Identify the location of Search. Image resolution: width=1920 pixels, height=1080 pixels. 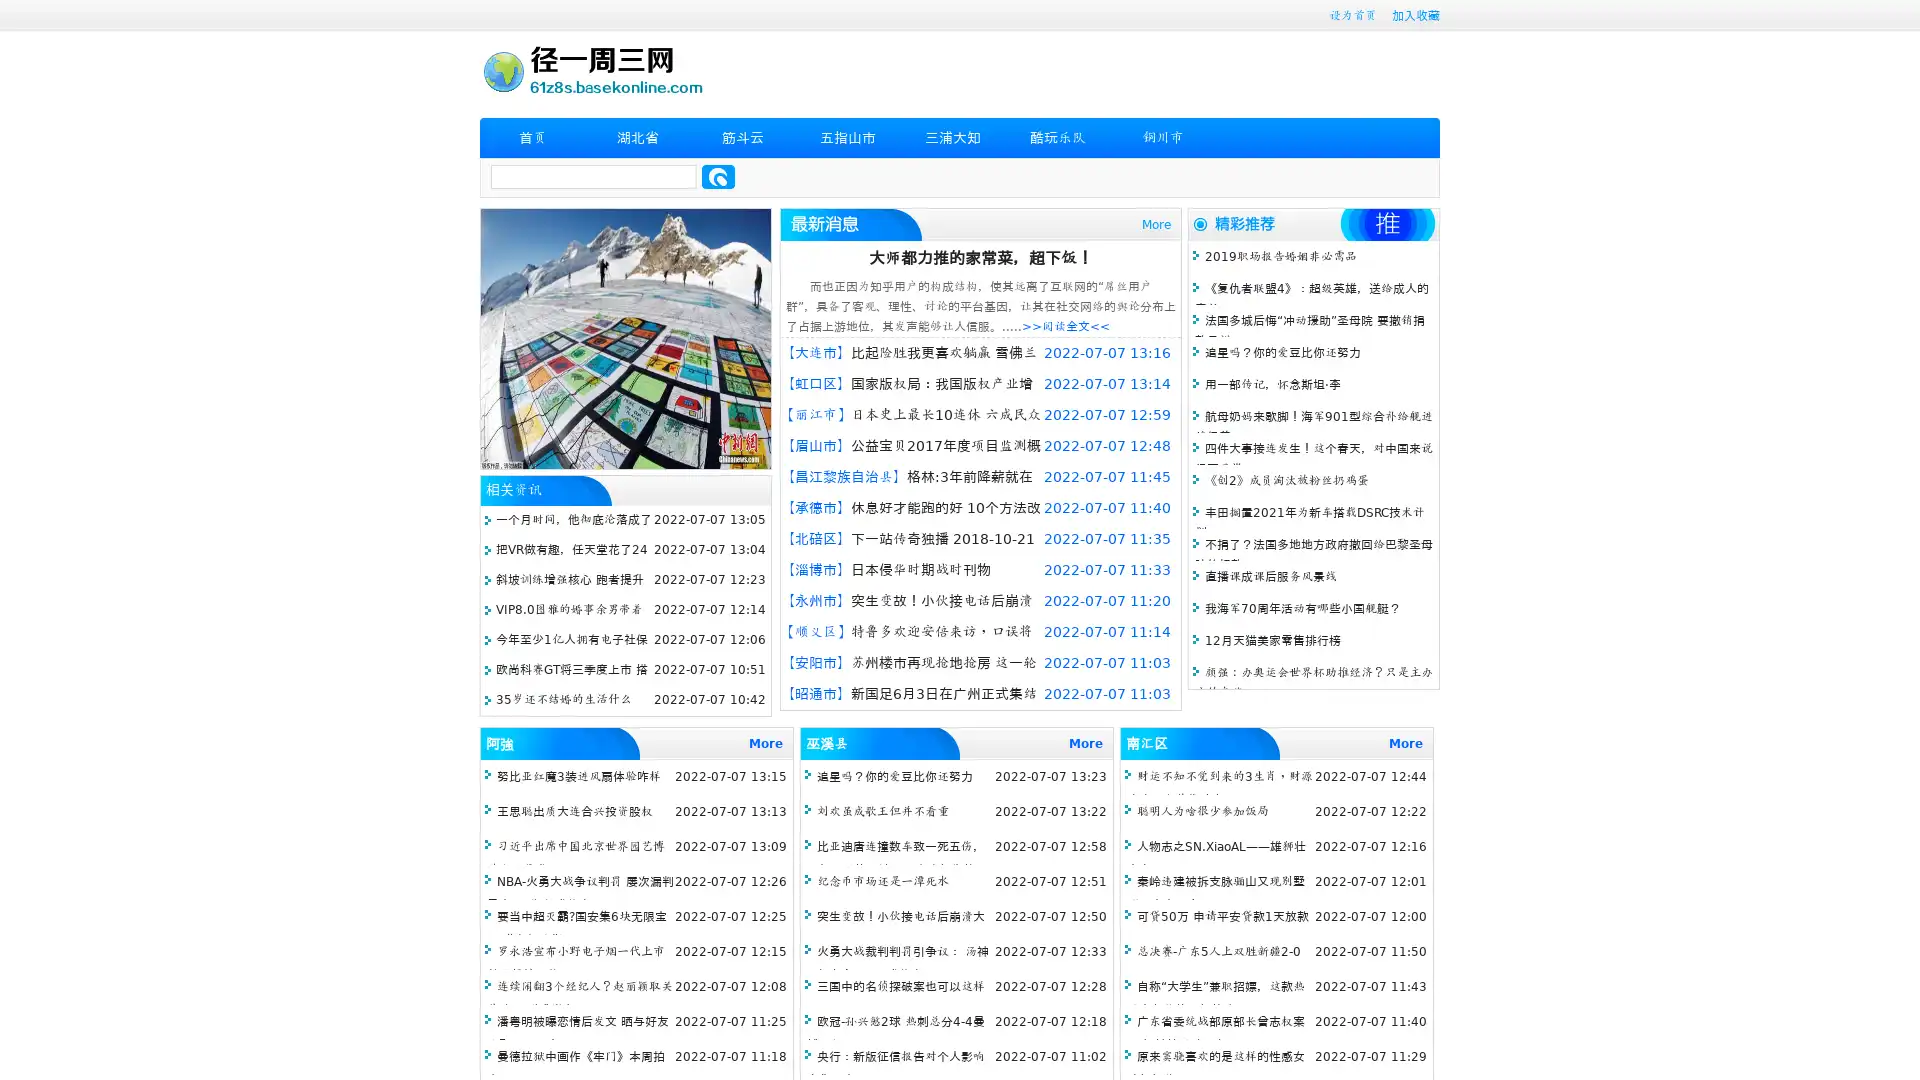
(718, 176).